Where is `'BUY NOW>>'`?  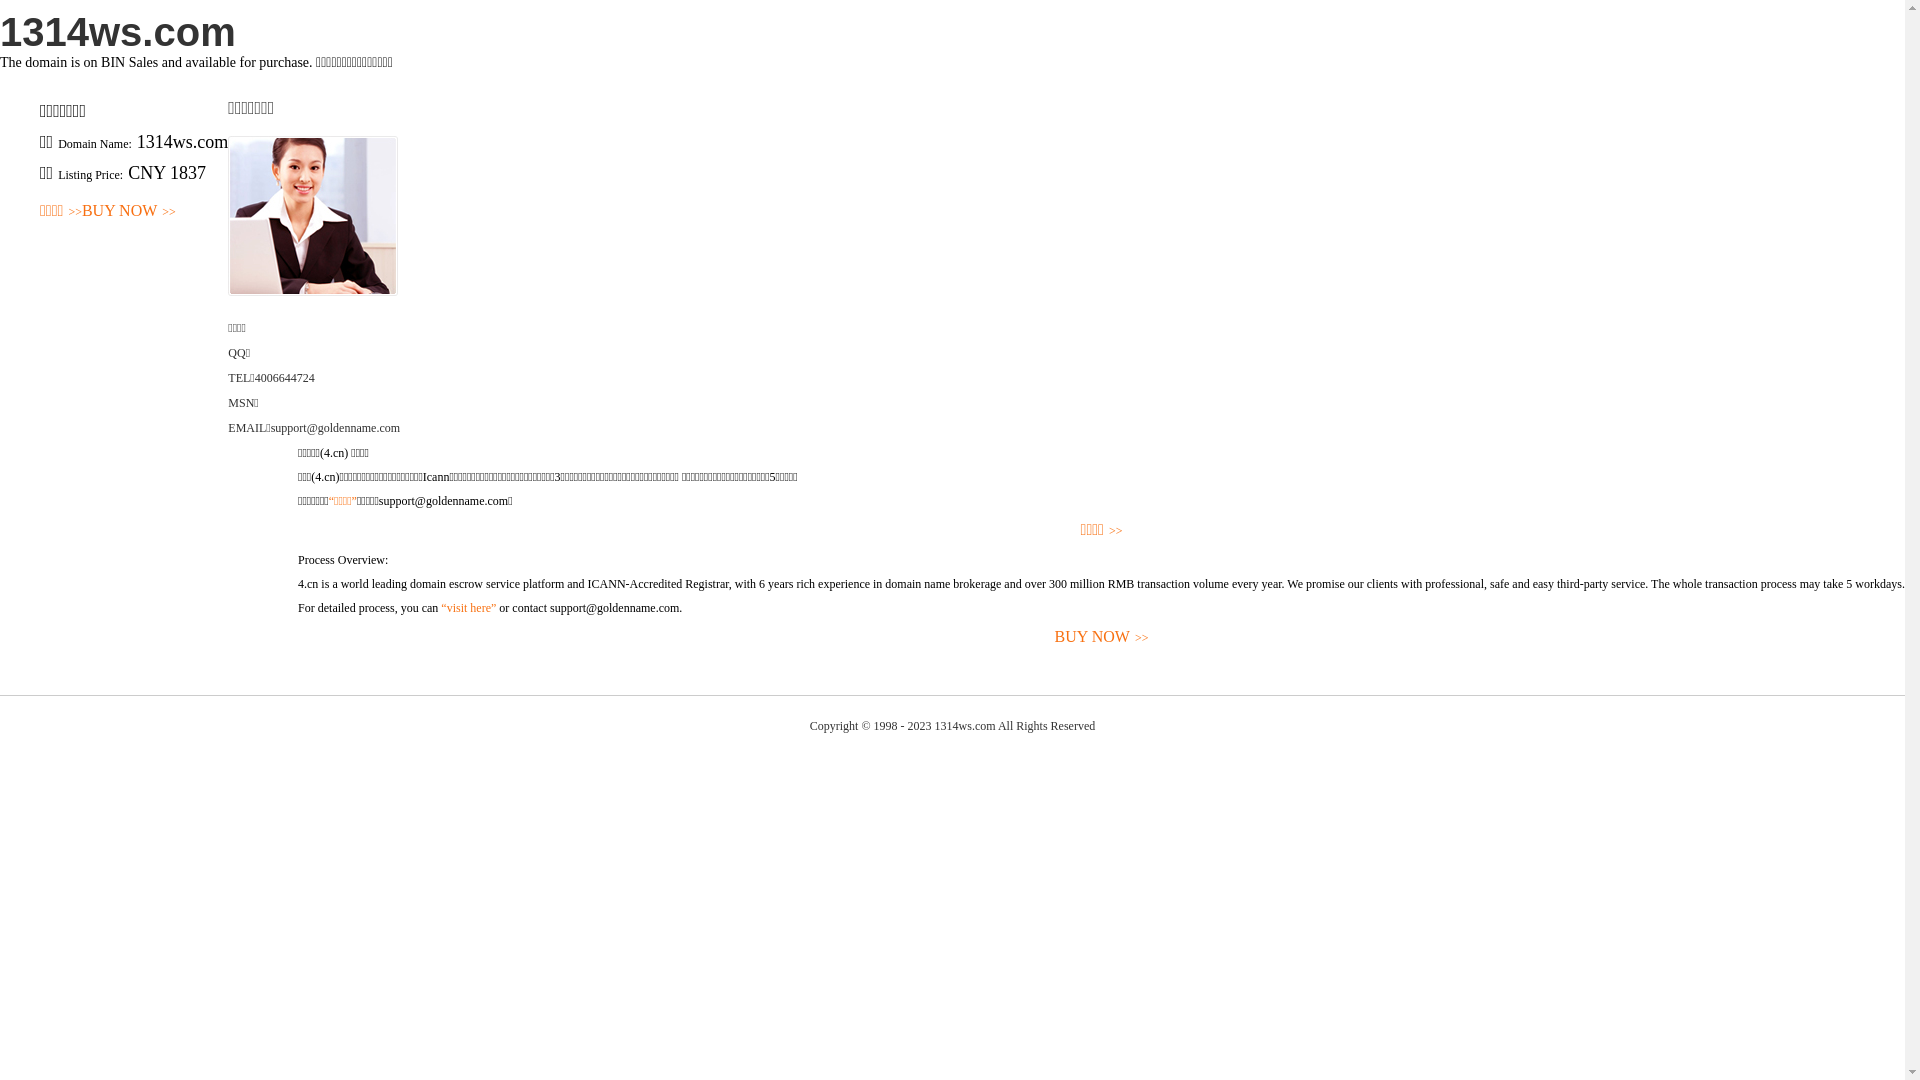 'BUY NOW>>' is located at coordinates (128, 211).